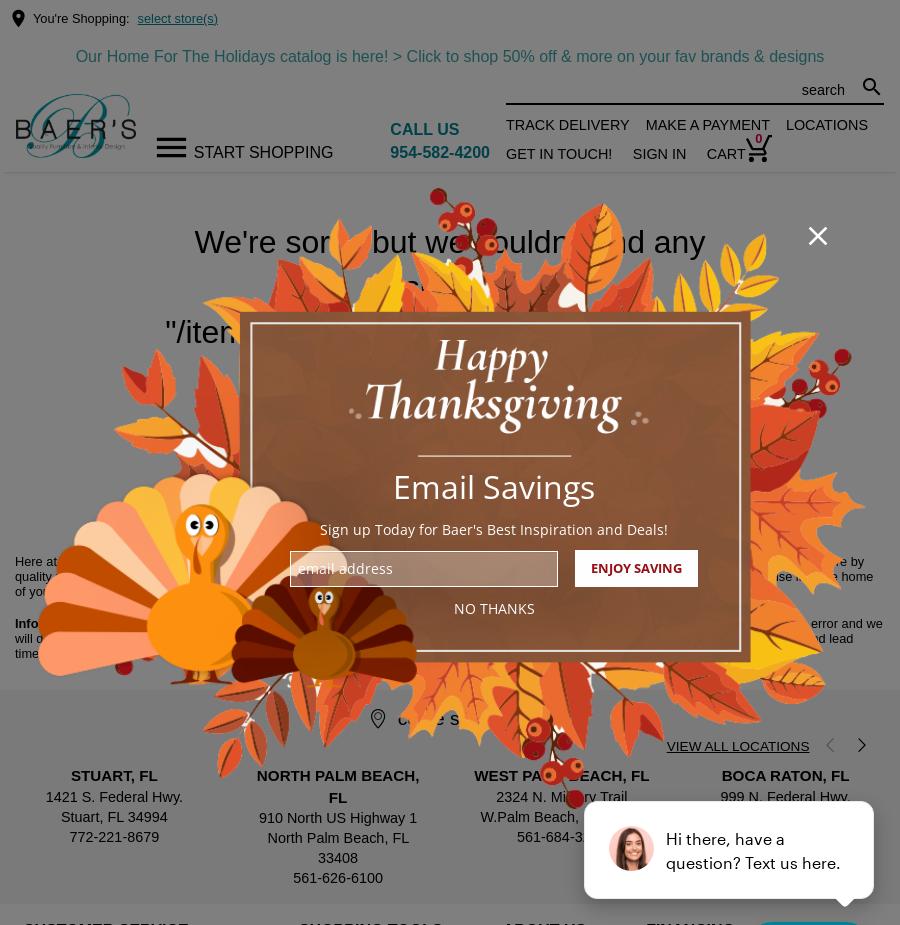 The height and width of the screenshot is (925, 900). What do you see at coordinates (860, 86) in the screenshot?
I see `'search'` at bounding box center [860, 86].